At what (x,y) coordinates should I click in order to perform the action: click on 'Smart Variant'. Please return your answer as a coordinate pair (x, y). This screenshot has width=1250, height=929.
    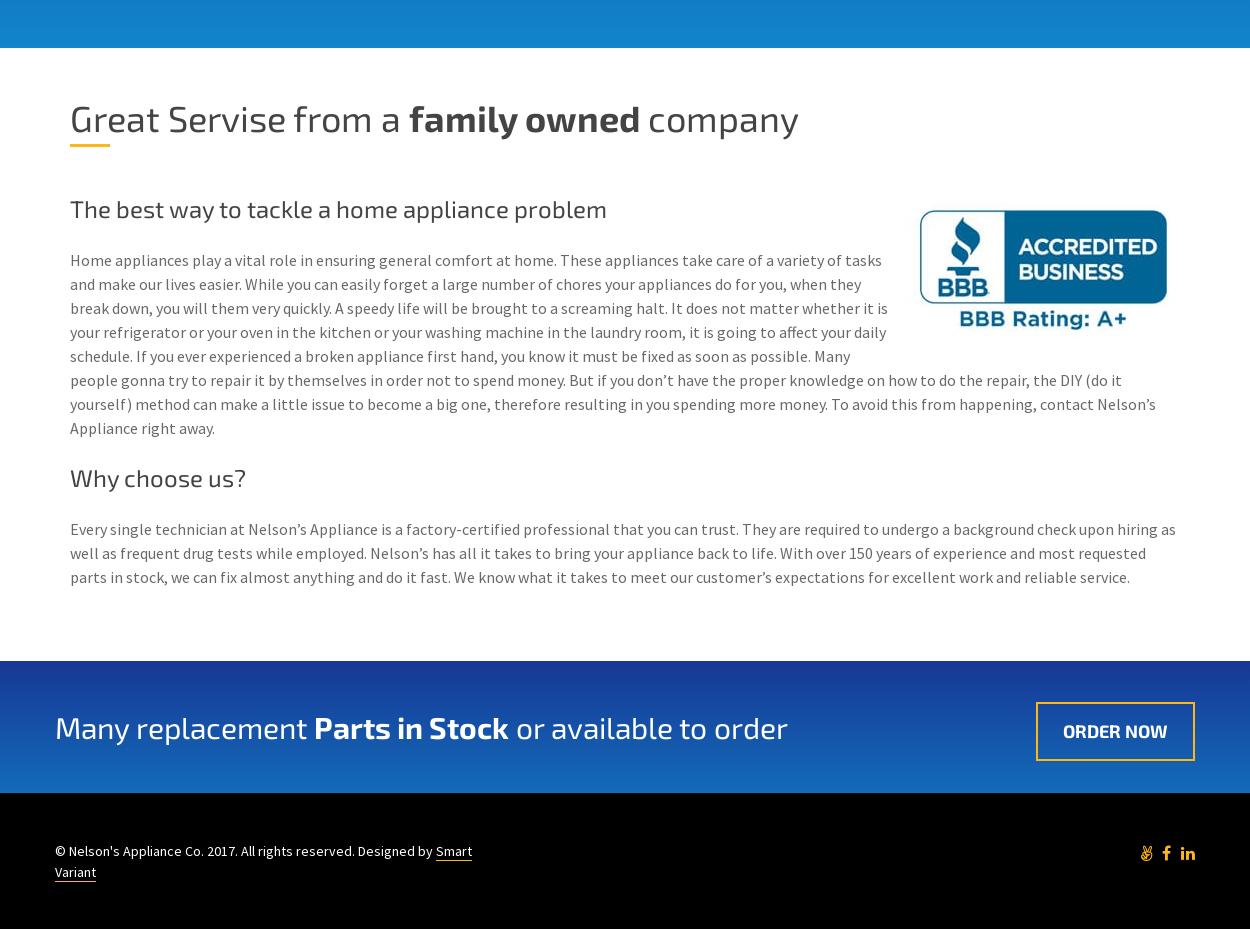
    Looking at the image, I should click on (263, 860).